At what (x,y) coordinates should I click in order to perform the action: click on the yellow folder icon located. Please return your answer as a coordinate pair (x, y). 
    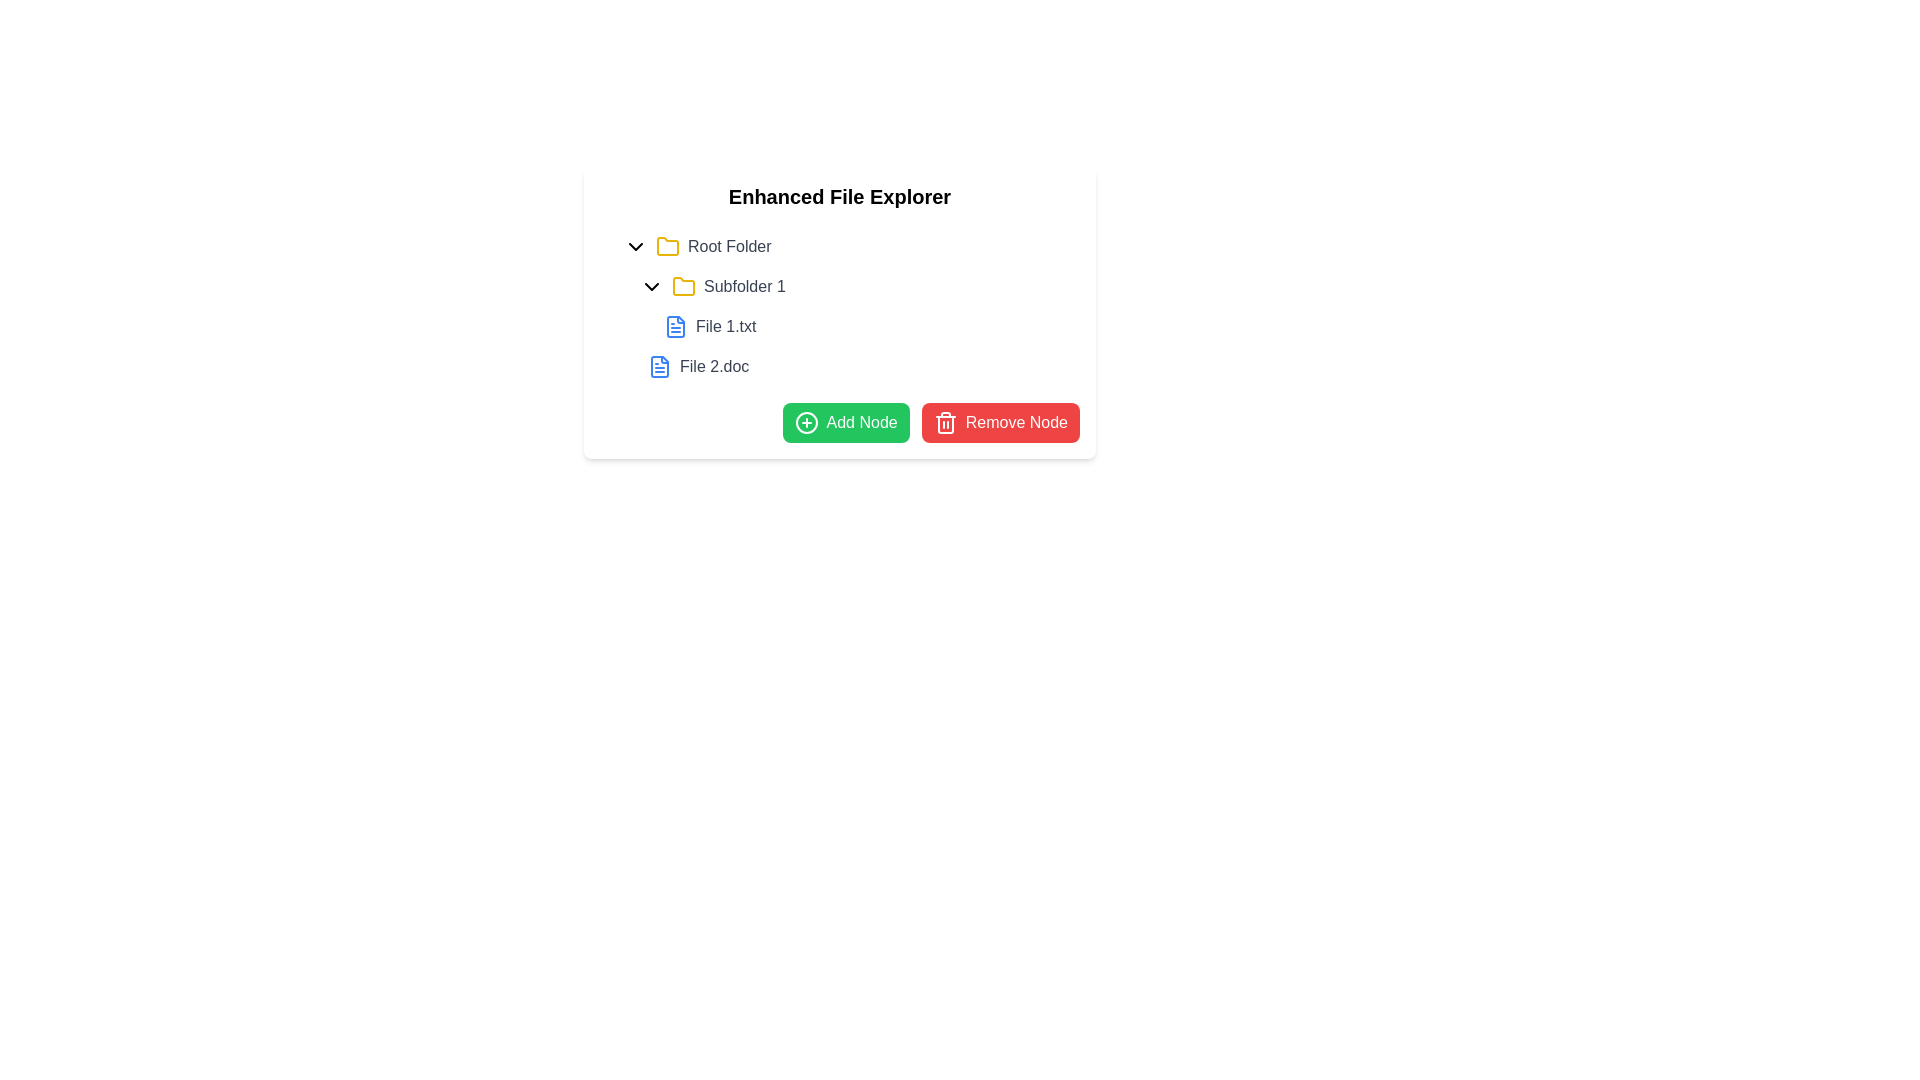
    Looking at the image, I should click on (684, 286).